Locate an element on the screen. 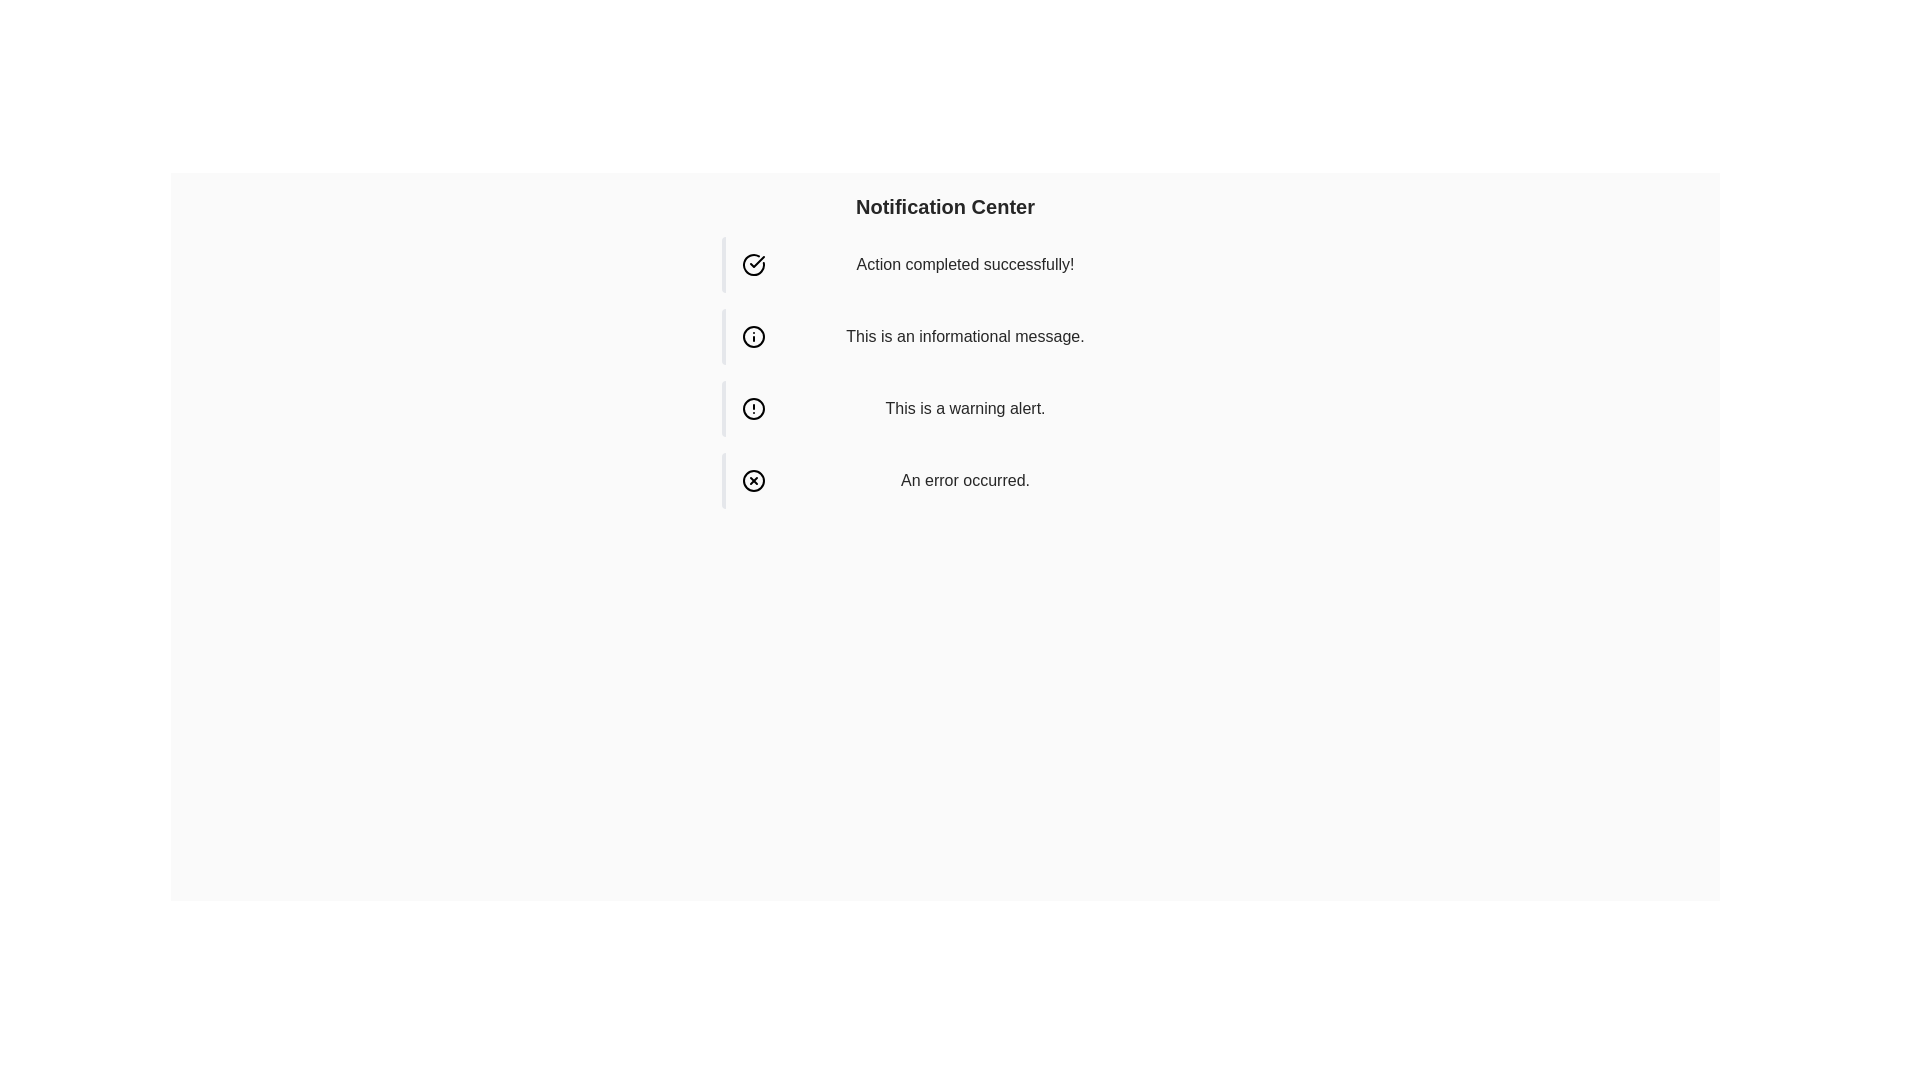 Image resolution: width=1920 pixels, height=1080 pixels. the warning alert icon located to the left of the text 'This is a warning alert.' which signifies a warning or alert status is located at coordinates (752, 407).